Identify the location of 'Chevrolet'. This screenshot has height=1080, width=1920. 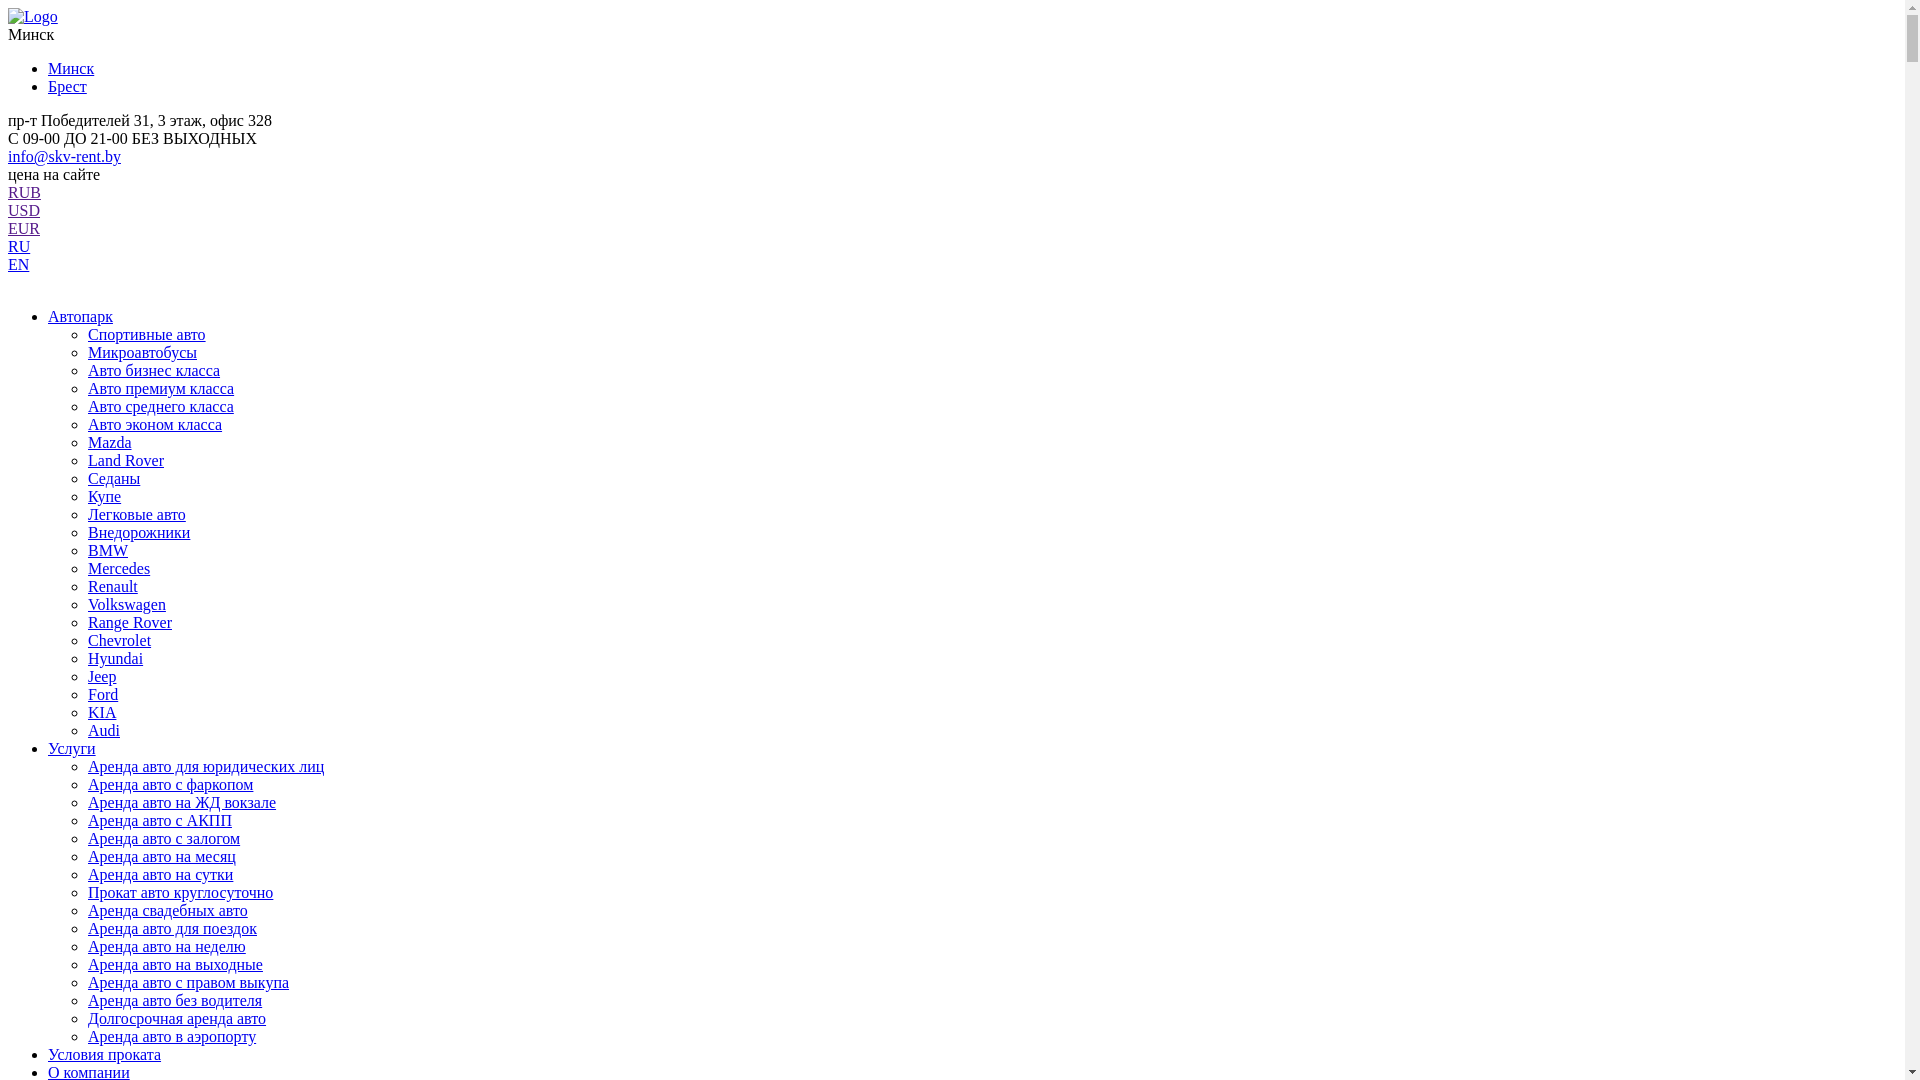
(86, 640).